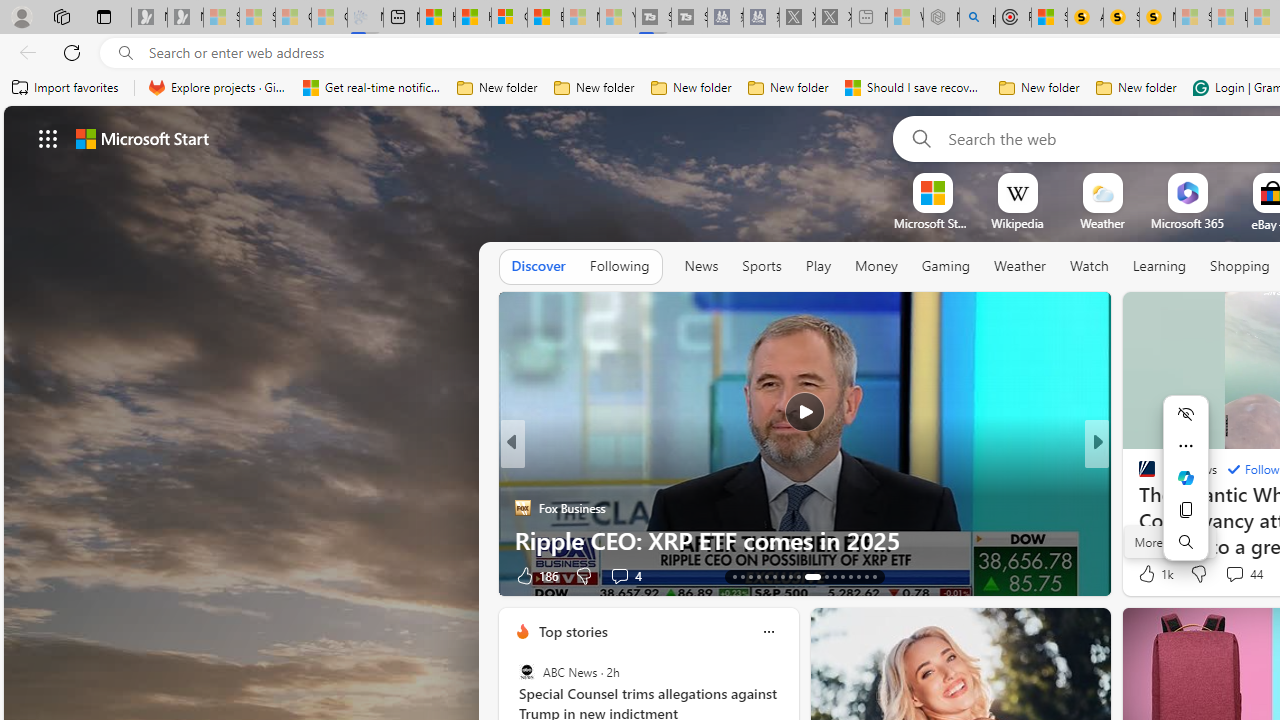 This screenshot has height=720, width=1280. I want to click on 'Nordace - Summer Adventures 2024 - Sleeping', so click(940, 17).